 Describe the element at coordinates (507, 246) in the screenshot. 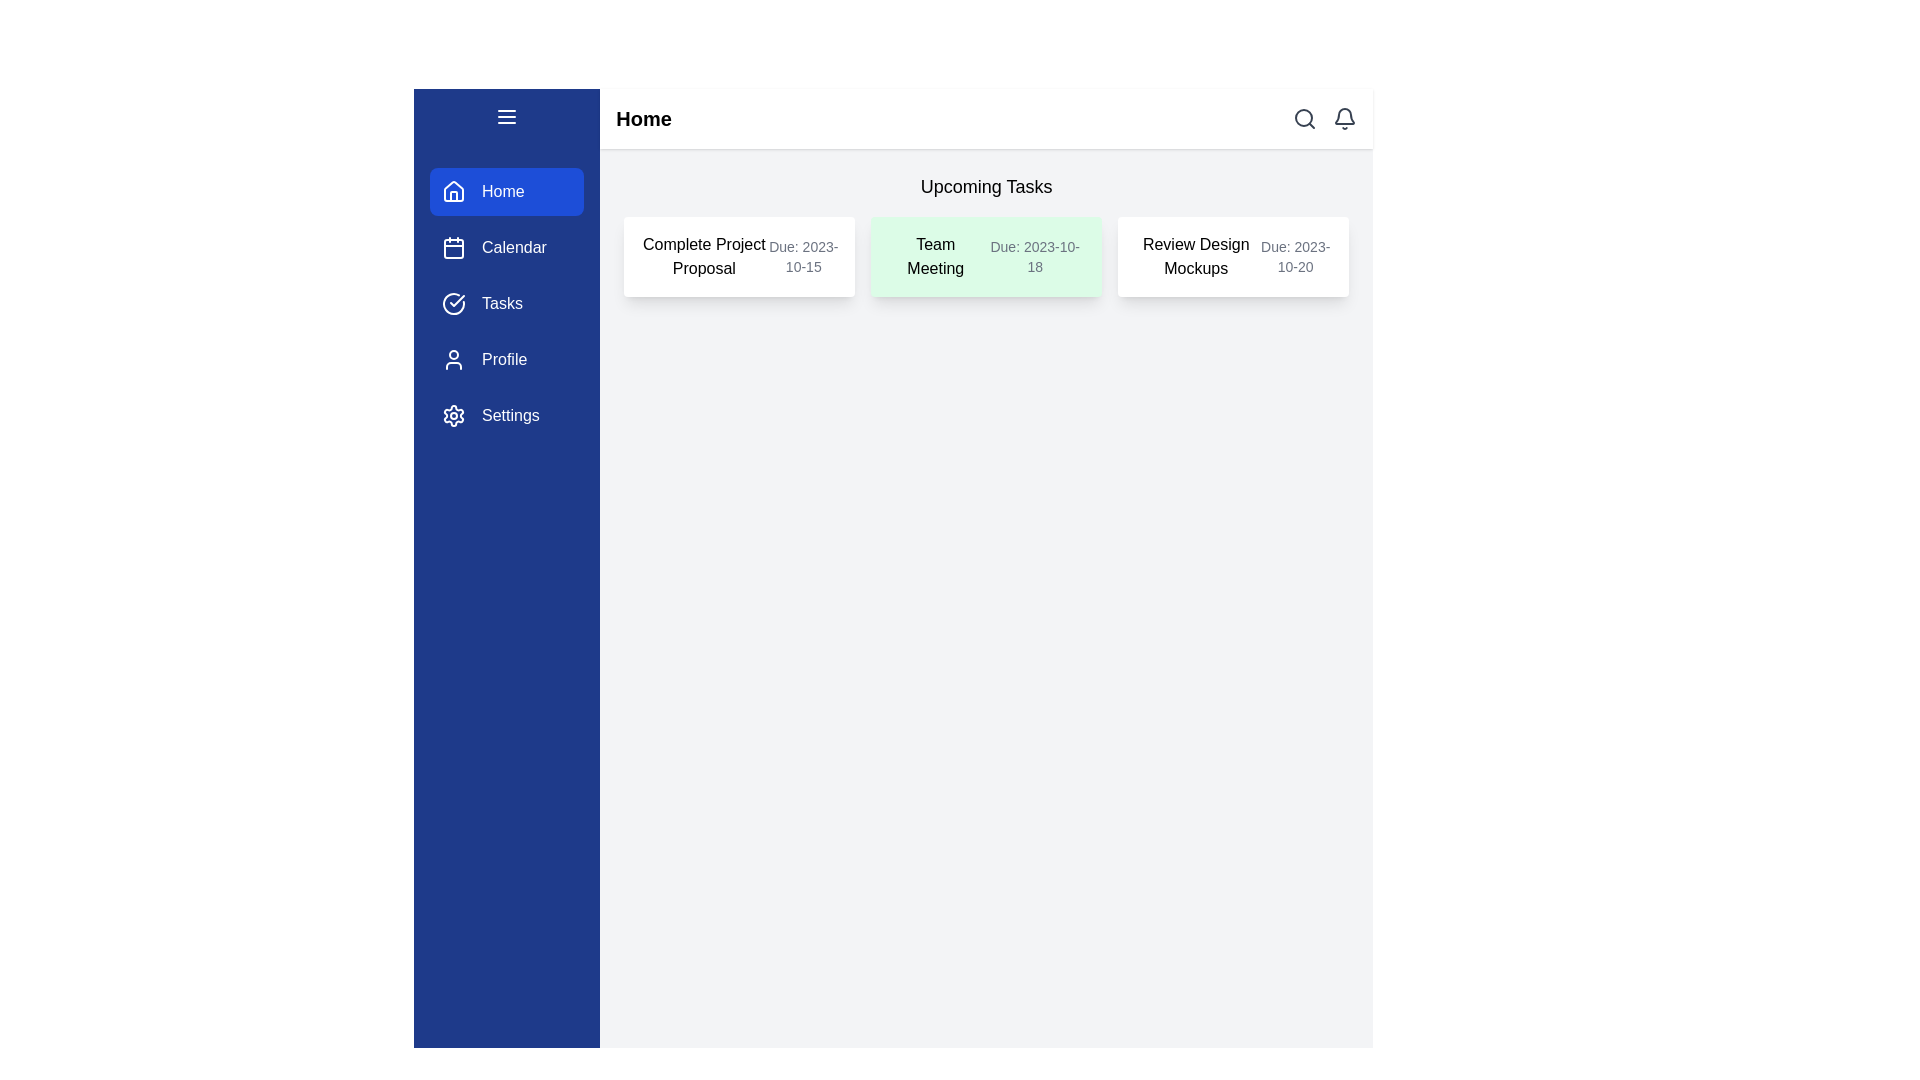

I see `the 'Calendar' button, which is a blue button with a white calendar icon on the left and the label 'Calendar' on the right, positioned second in the navigation bar` at that location.